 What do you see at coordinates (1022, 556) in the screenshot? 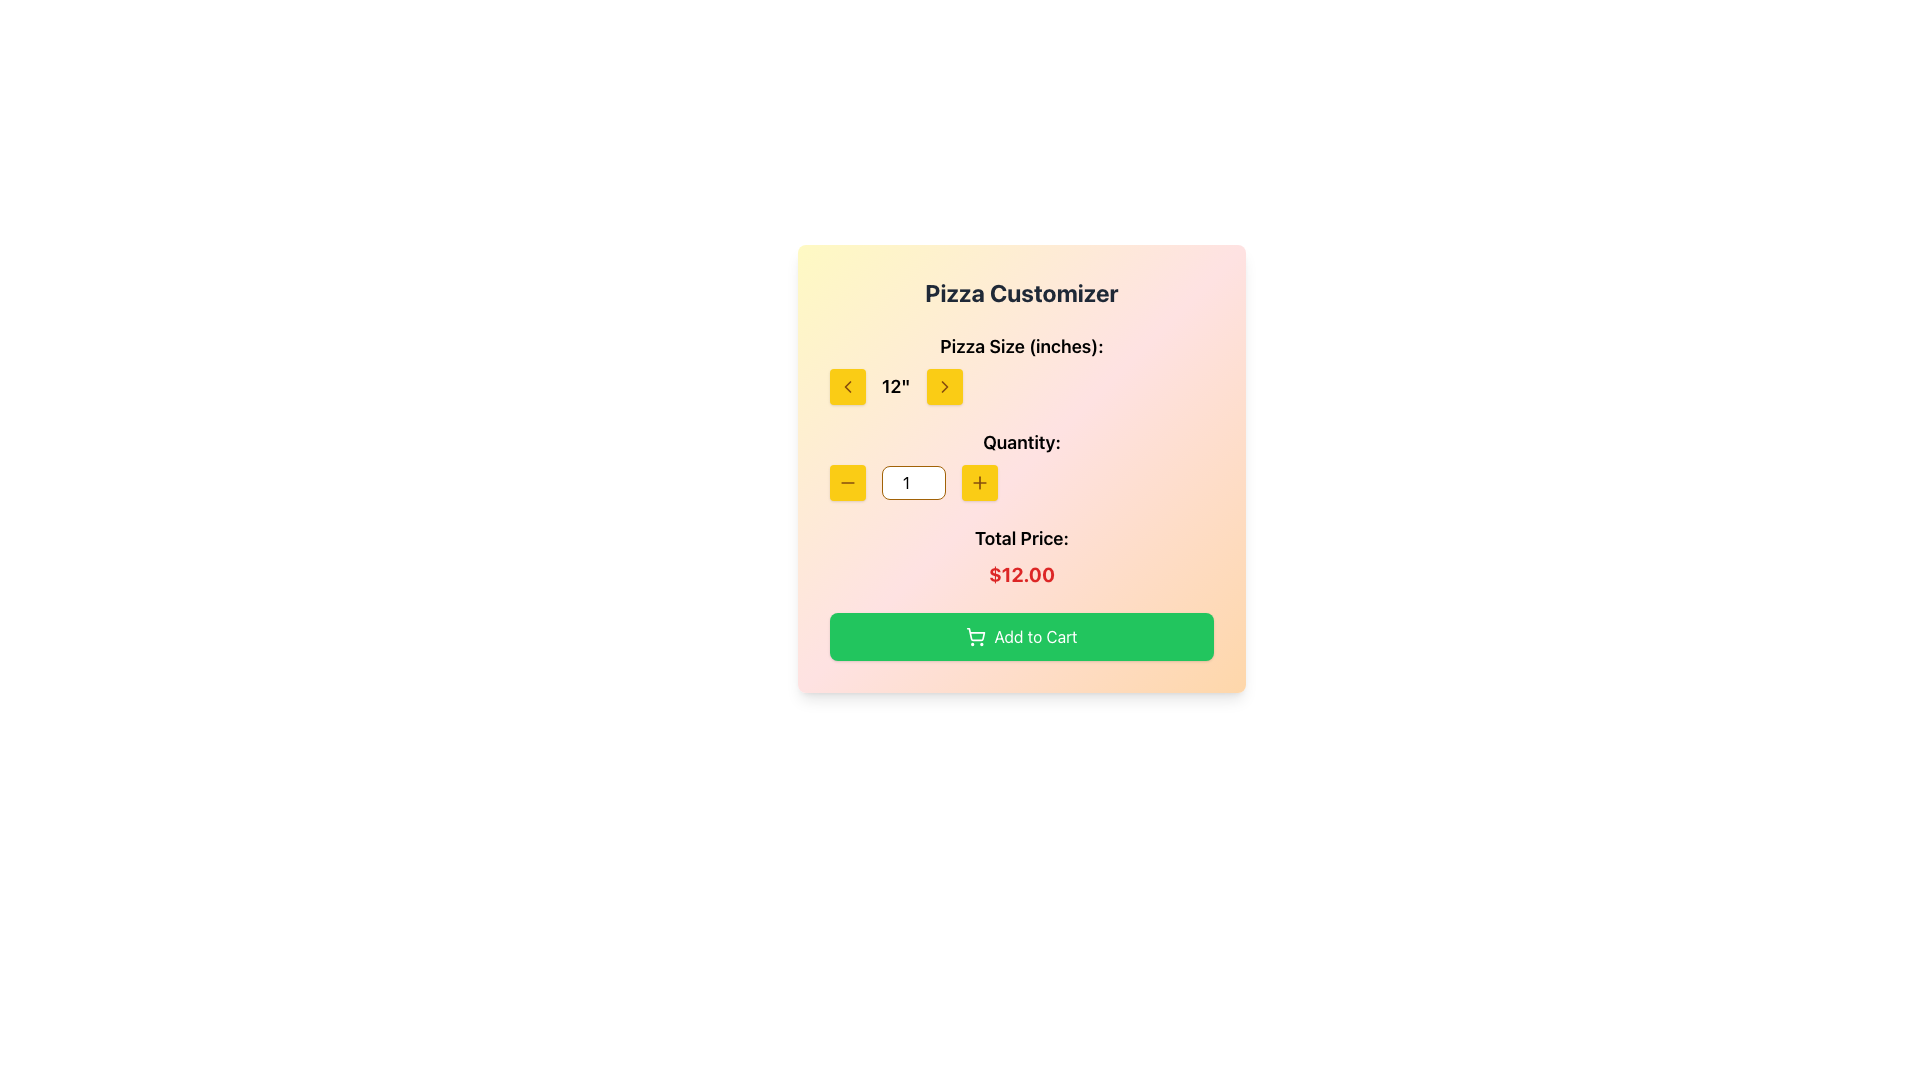
I see `the Text Display element that shows the total price of '$12.00' which is styled prominently within the 'Pizza Customizer' card` at bounding box center [1022, 556].